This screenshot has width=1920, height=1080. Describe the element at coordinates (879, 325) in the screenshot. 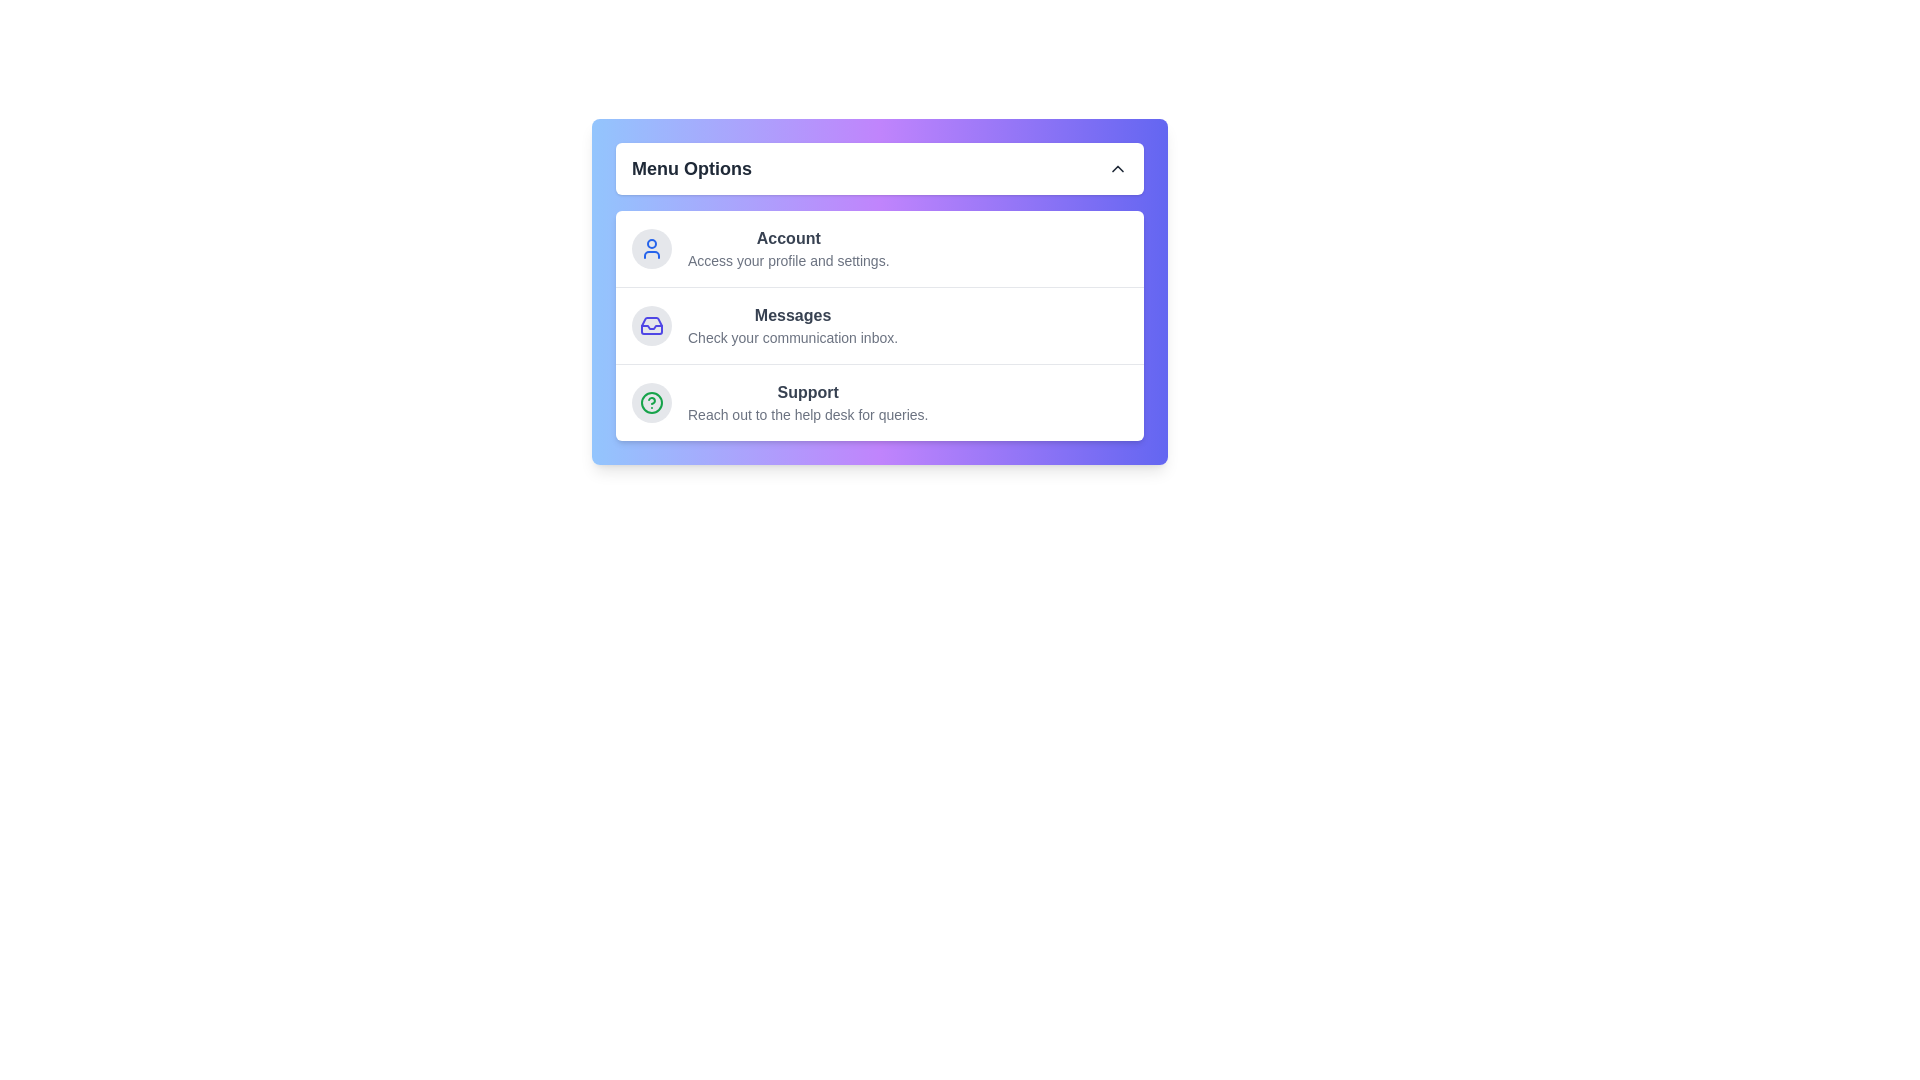

I see `the 'Messages' menu item to access its details` at that location.